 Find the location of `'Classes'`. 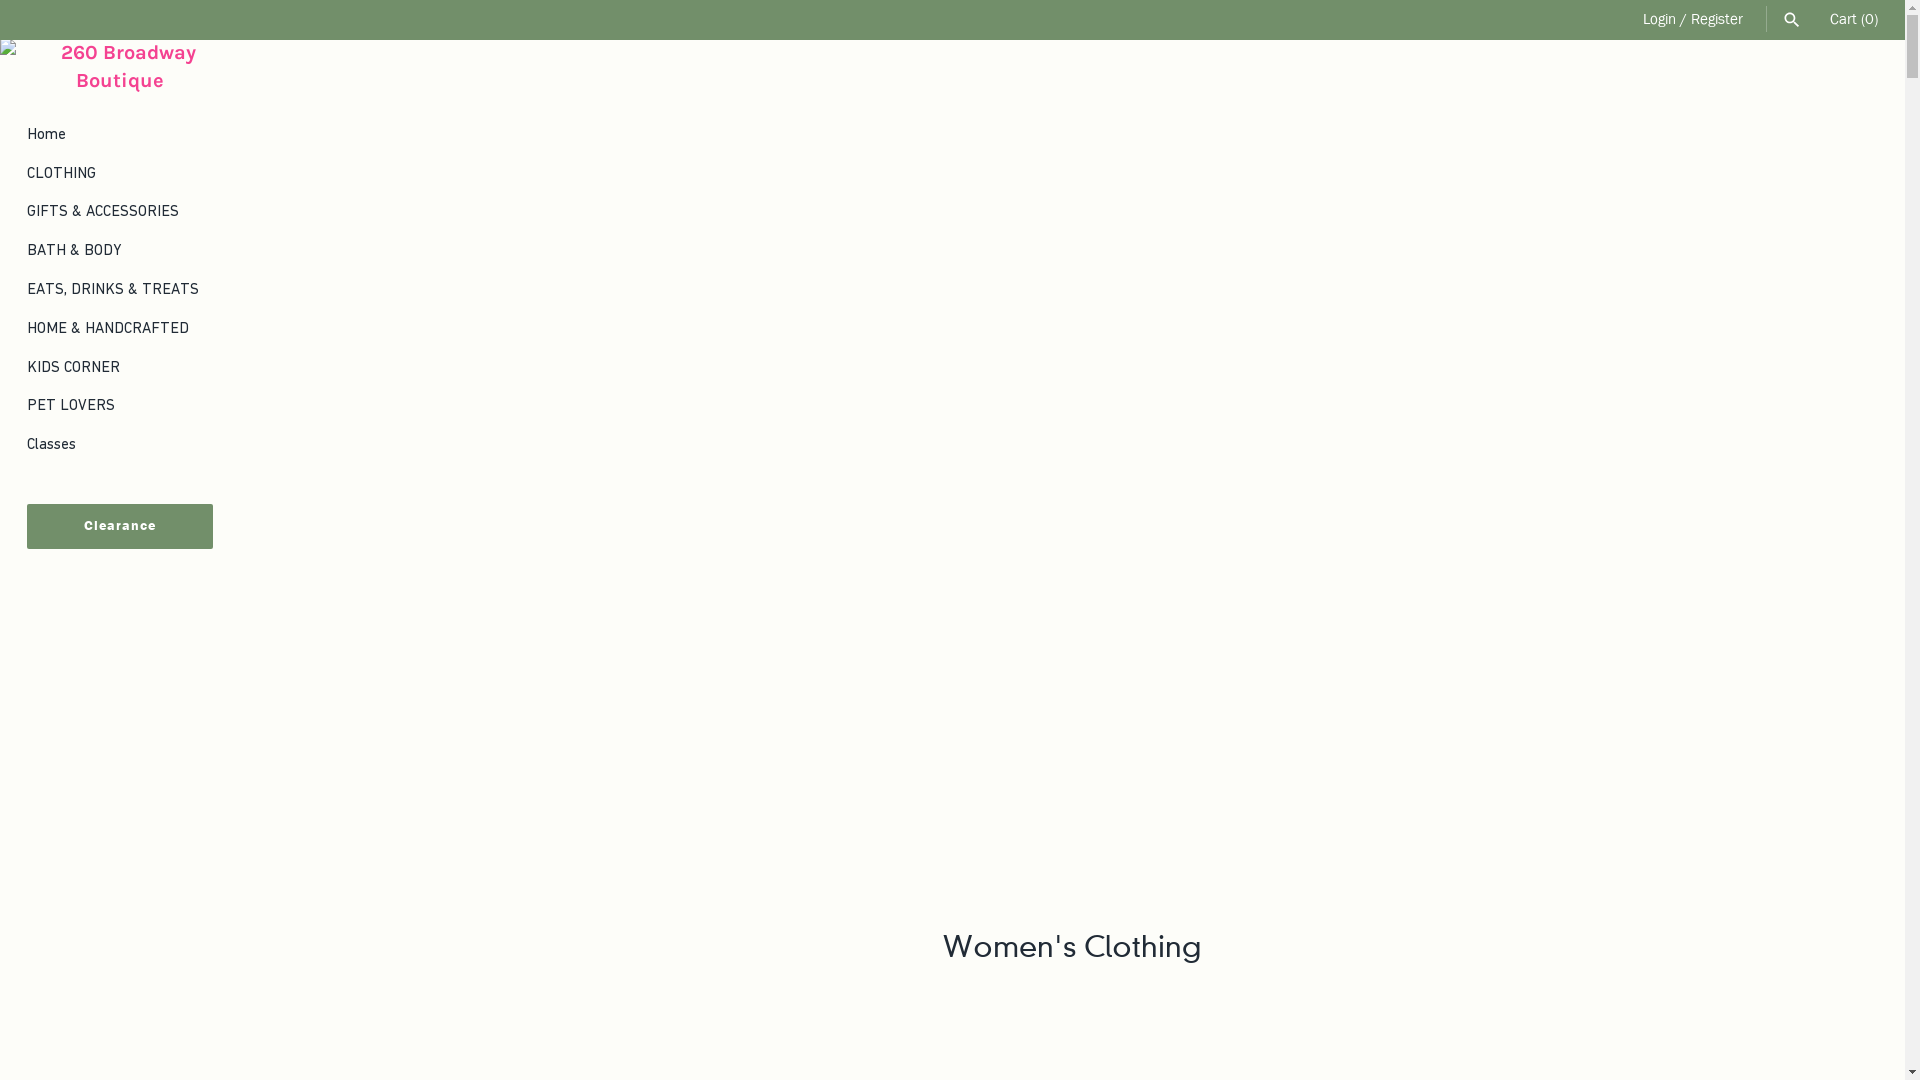

'Classes' is located at coordinates (119, 443).